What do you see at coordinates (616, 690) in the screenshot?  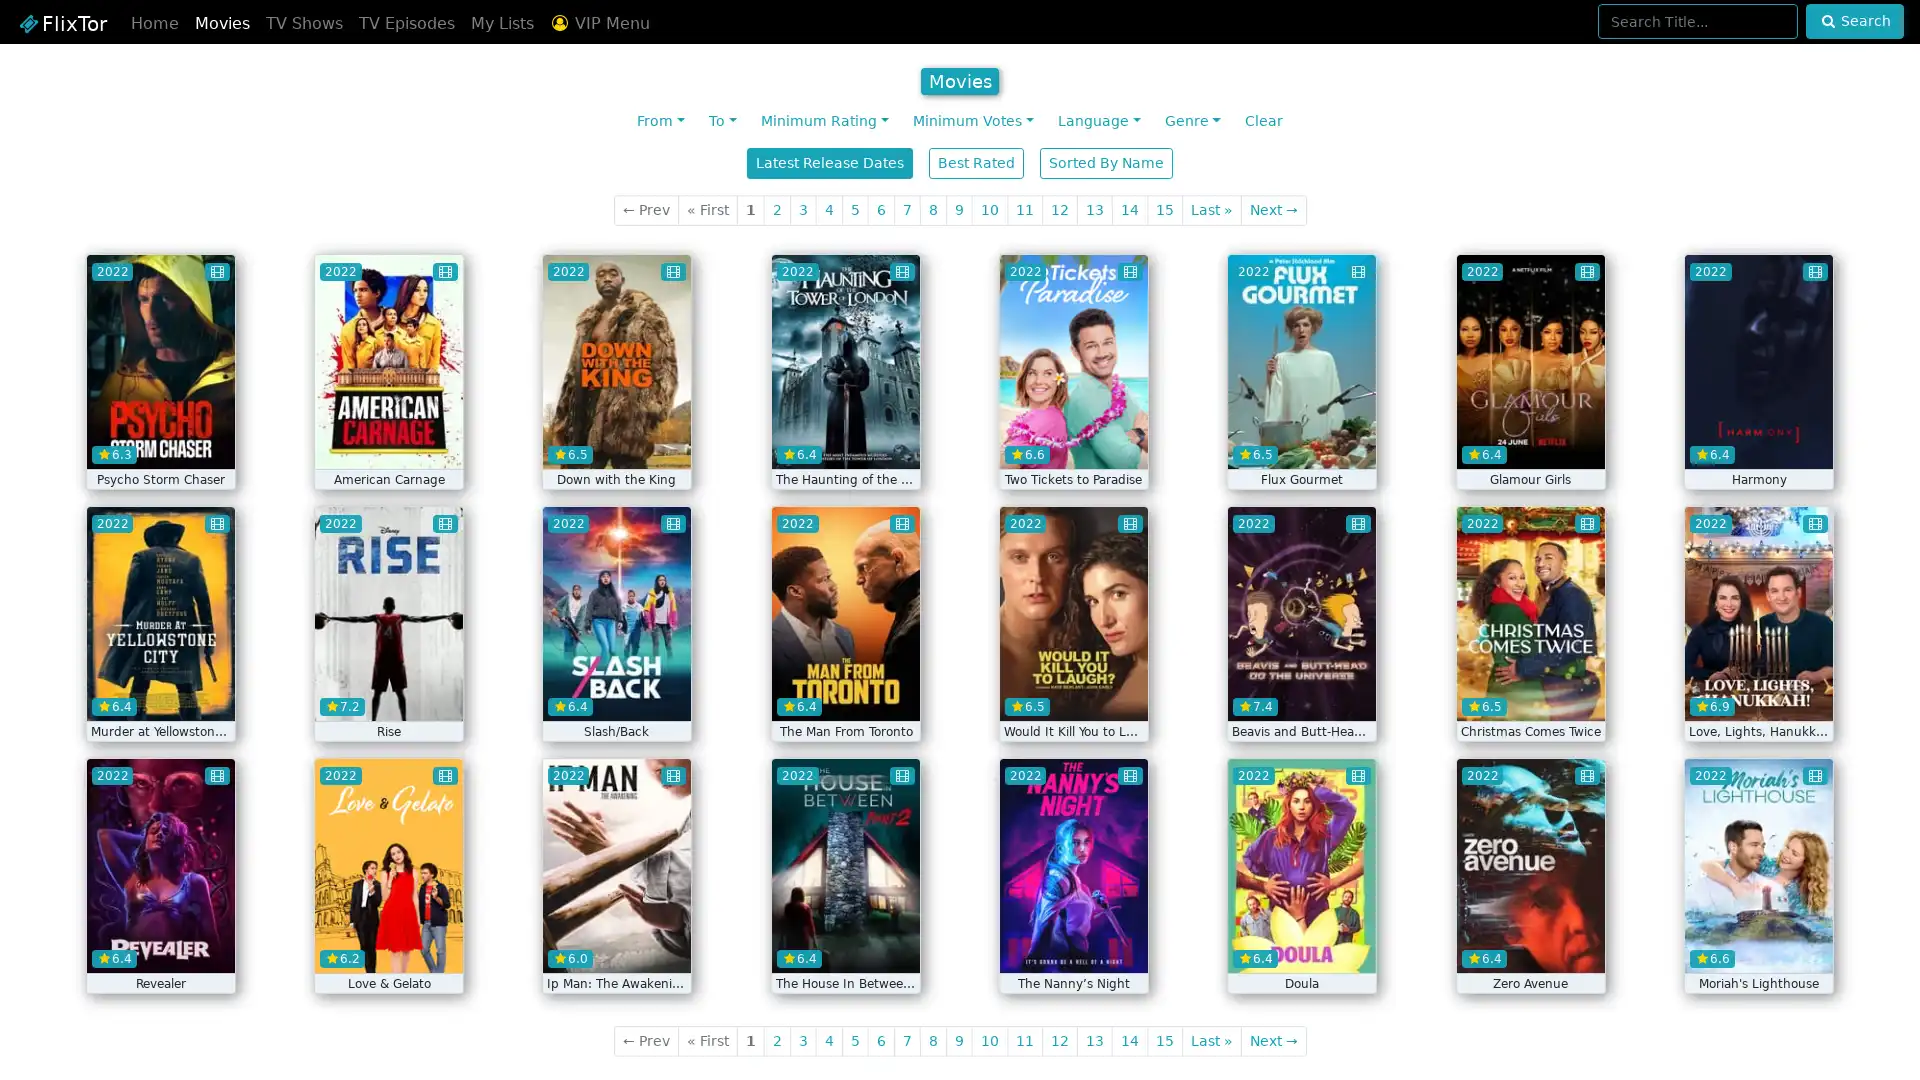 I see `Watch Now` at bounding box center [616, 690].